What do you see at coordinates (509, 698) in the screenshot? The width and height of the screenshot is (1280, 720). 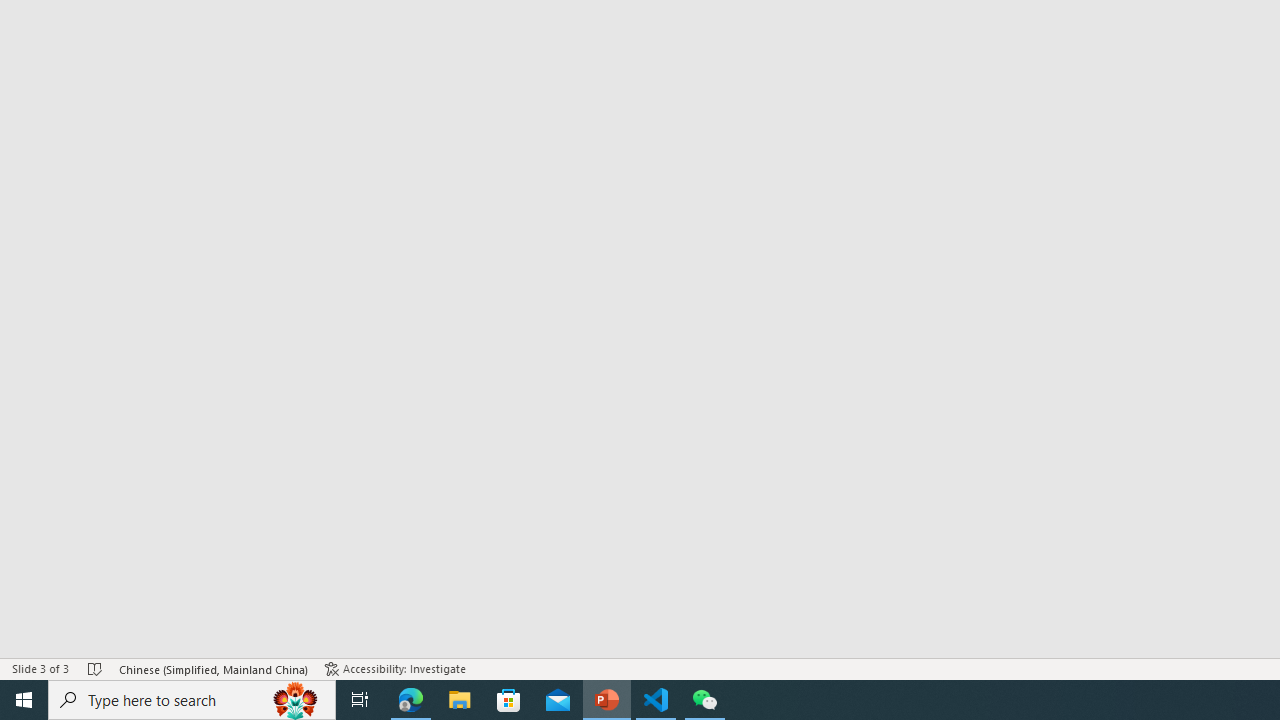 I see `'Microsoft Store'` at bounding box center [509, 698].